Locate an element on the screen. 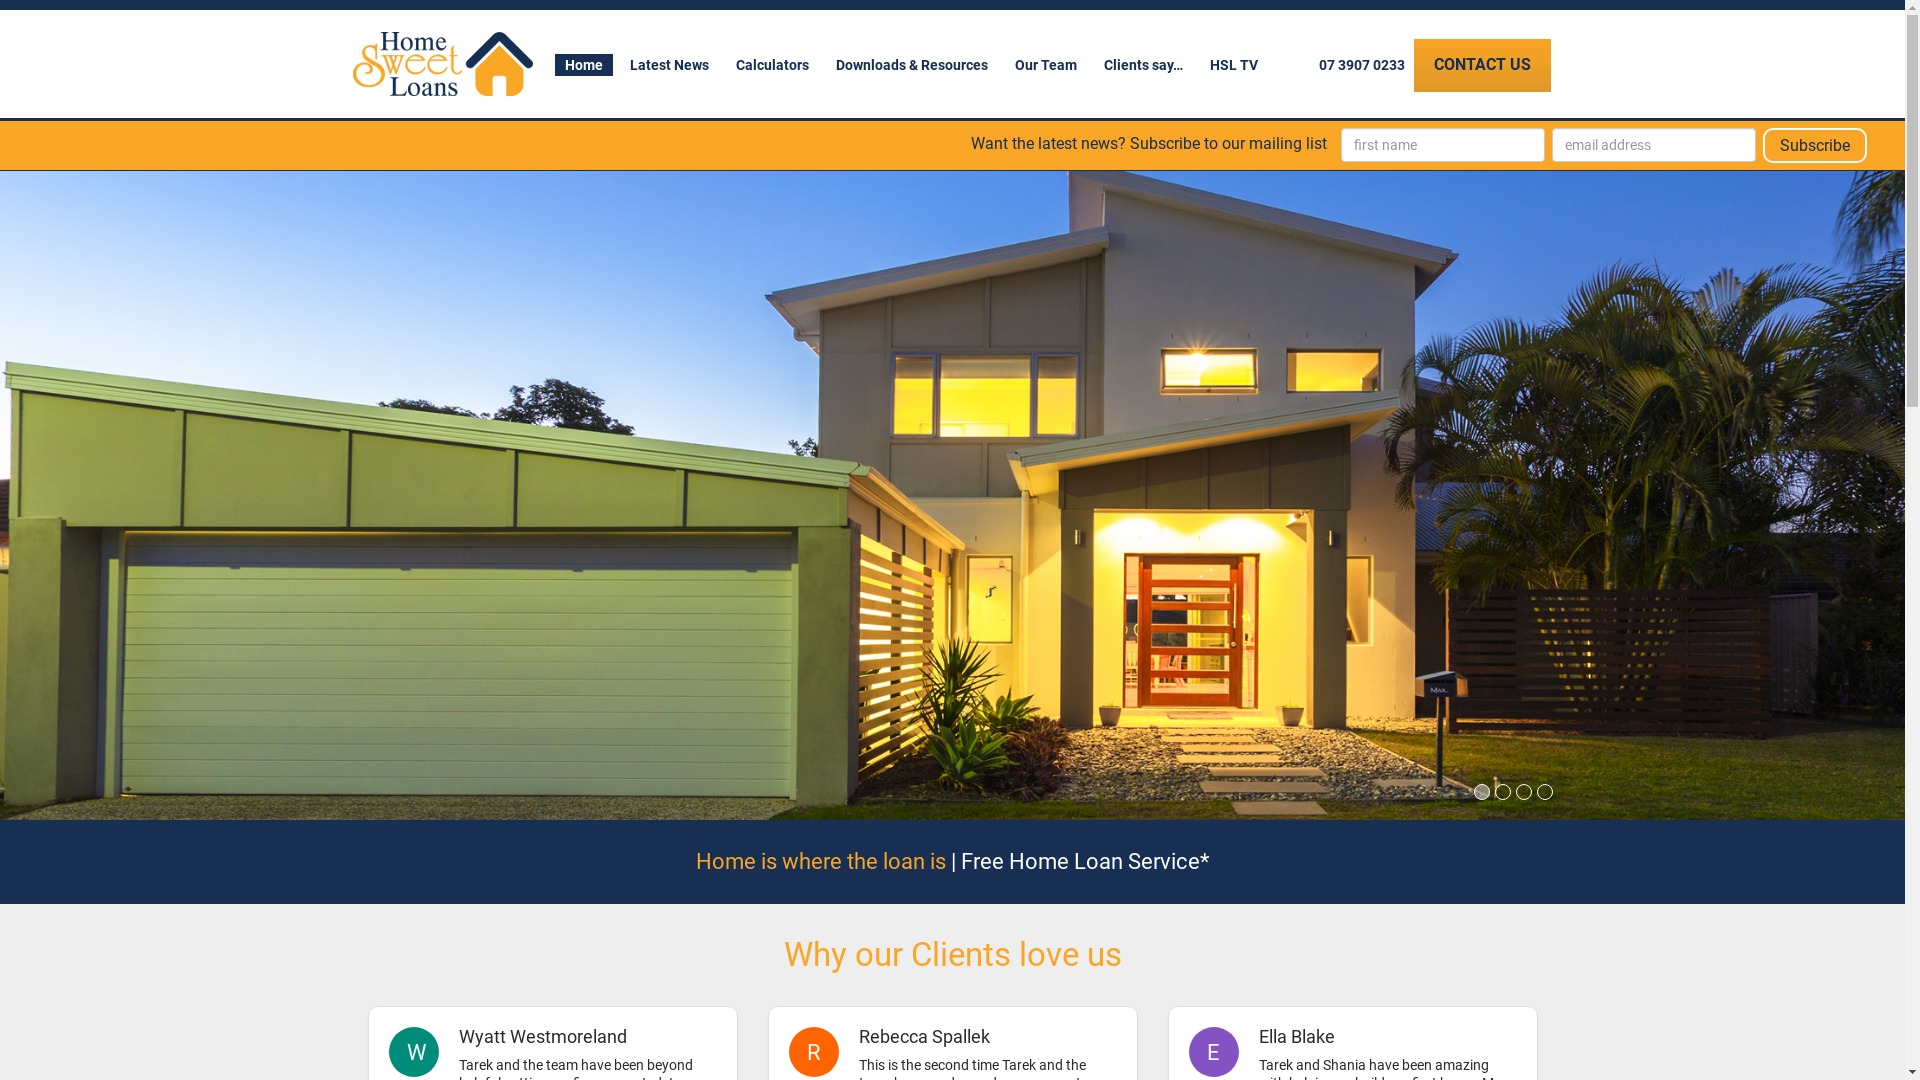 This screenshot has height=1080, width=1920. 'Home' is located at coordinates (581, 64).